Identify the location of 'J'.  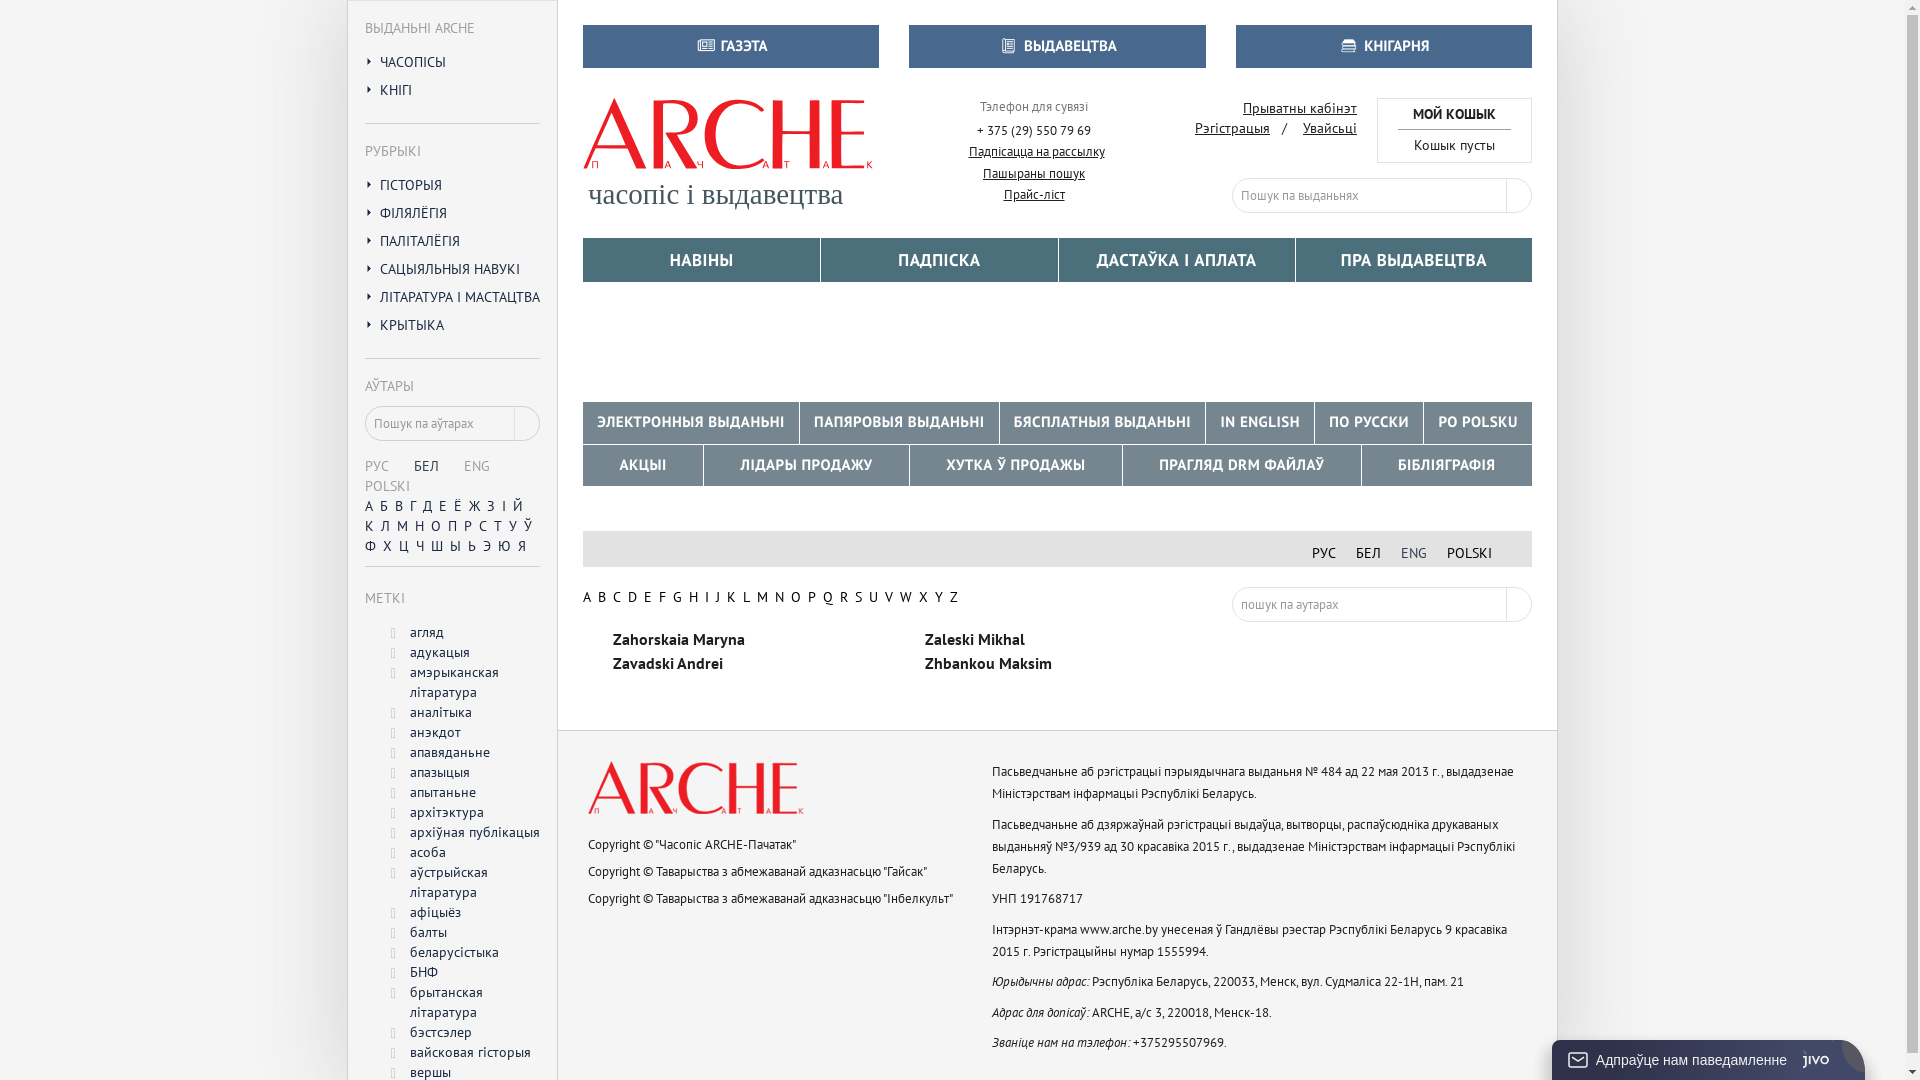
(718, 596).